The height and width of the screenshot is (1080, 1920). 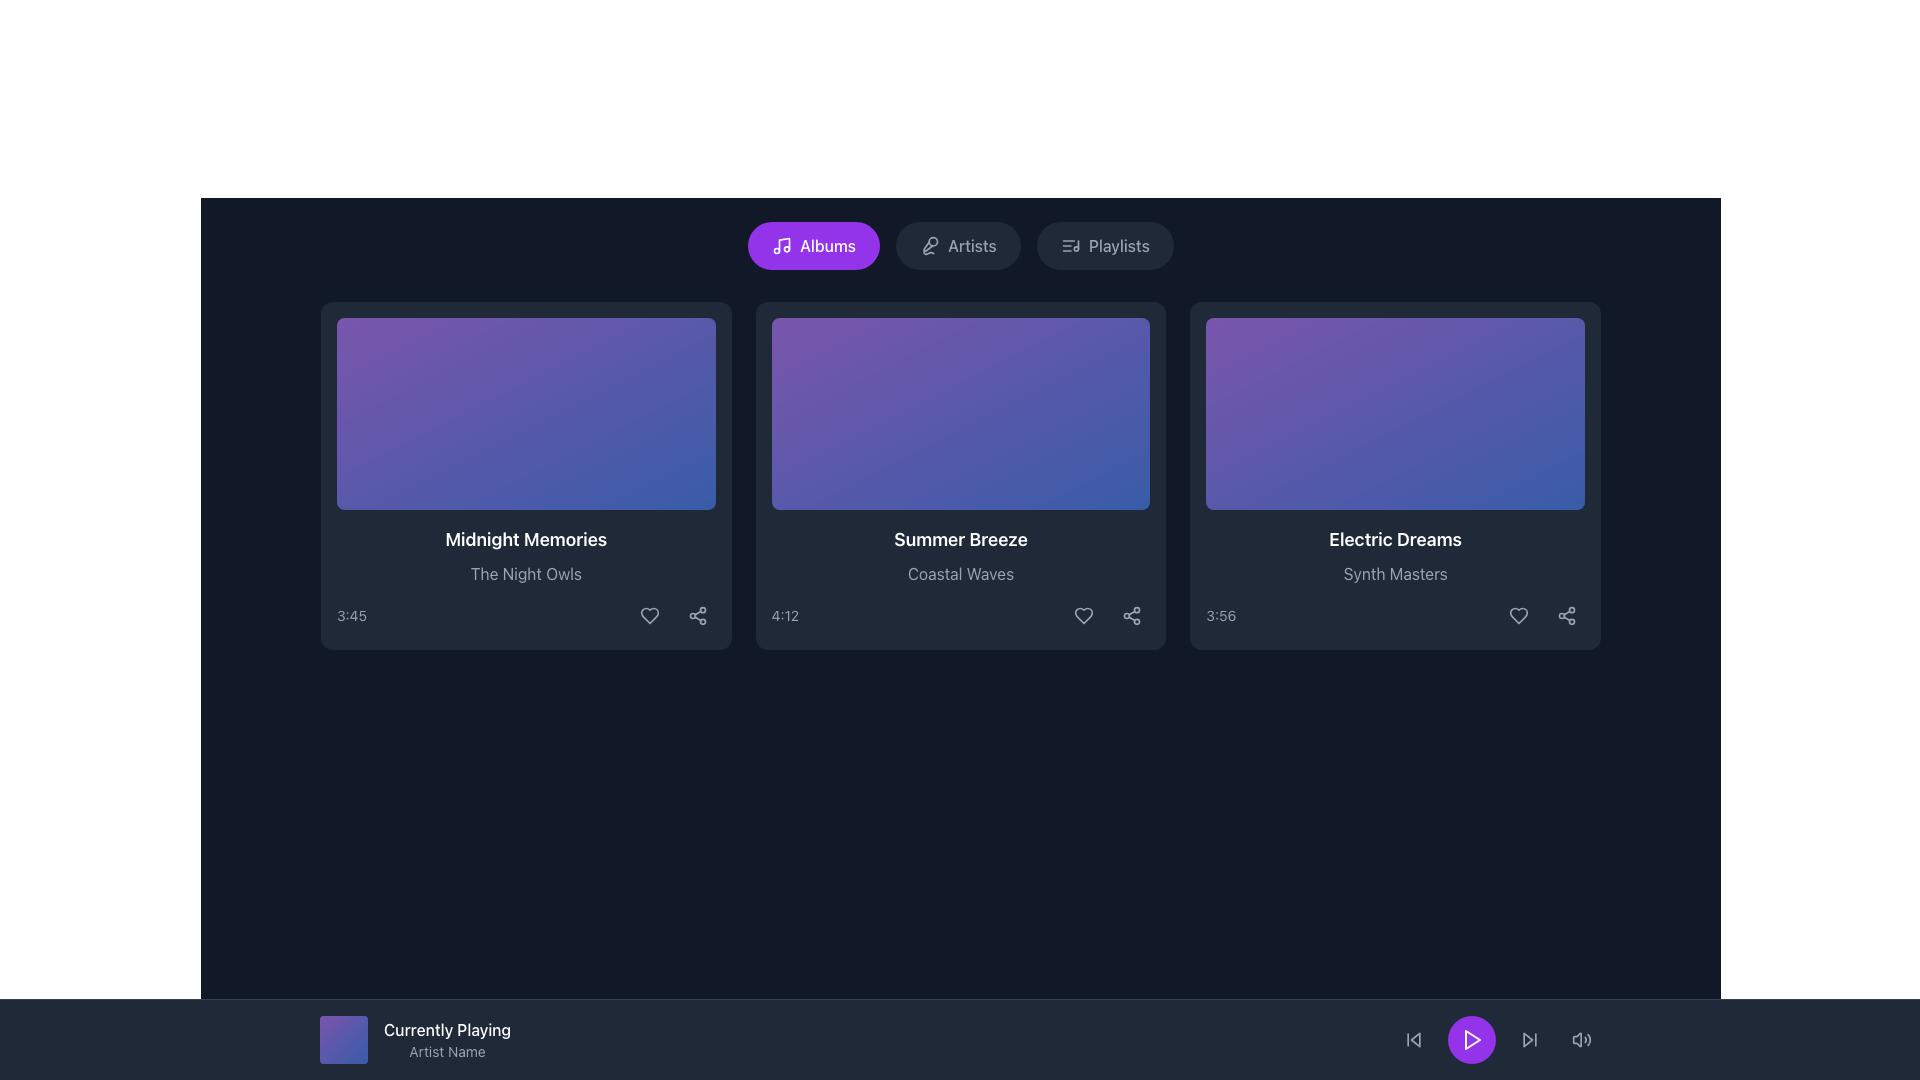 I want to click on the 'skip forward' button located in the bottom playback control panel, to the immediate right of the central play button, so click(x=1529, y=1039).